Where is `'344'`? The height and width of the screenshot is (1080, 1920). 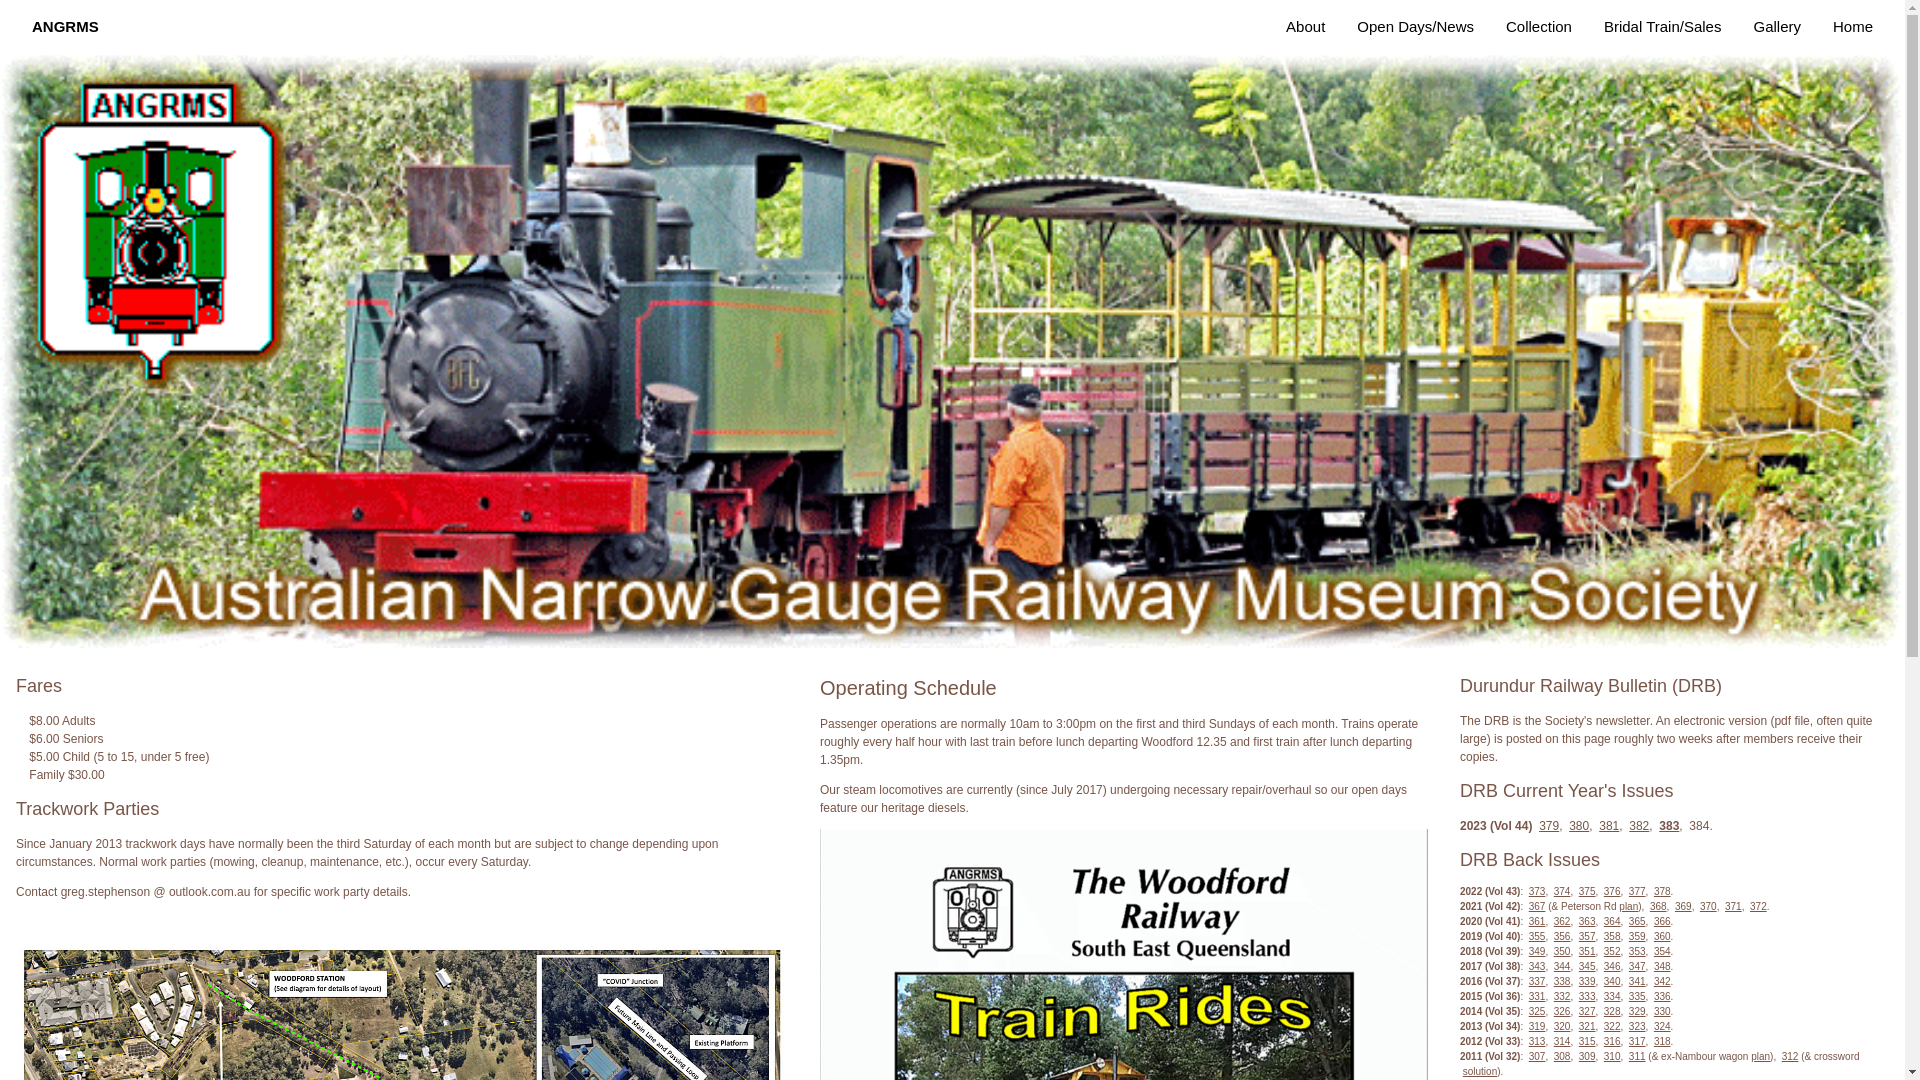
'344' is located at coordinates (1561, 965).